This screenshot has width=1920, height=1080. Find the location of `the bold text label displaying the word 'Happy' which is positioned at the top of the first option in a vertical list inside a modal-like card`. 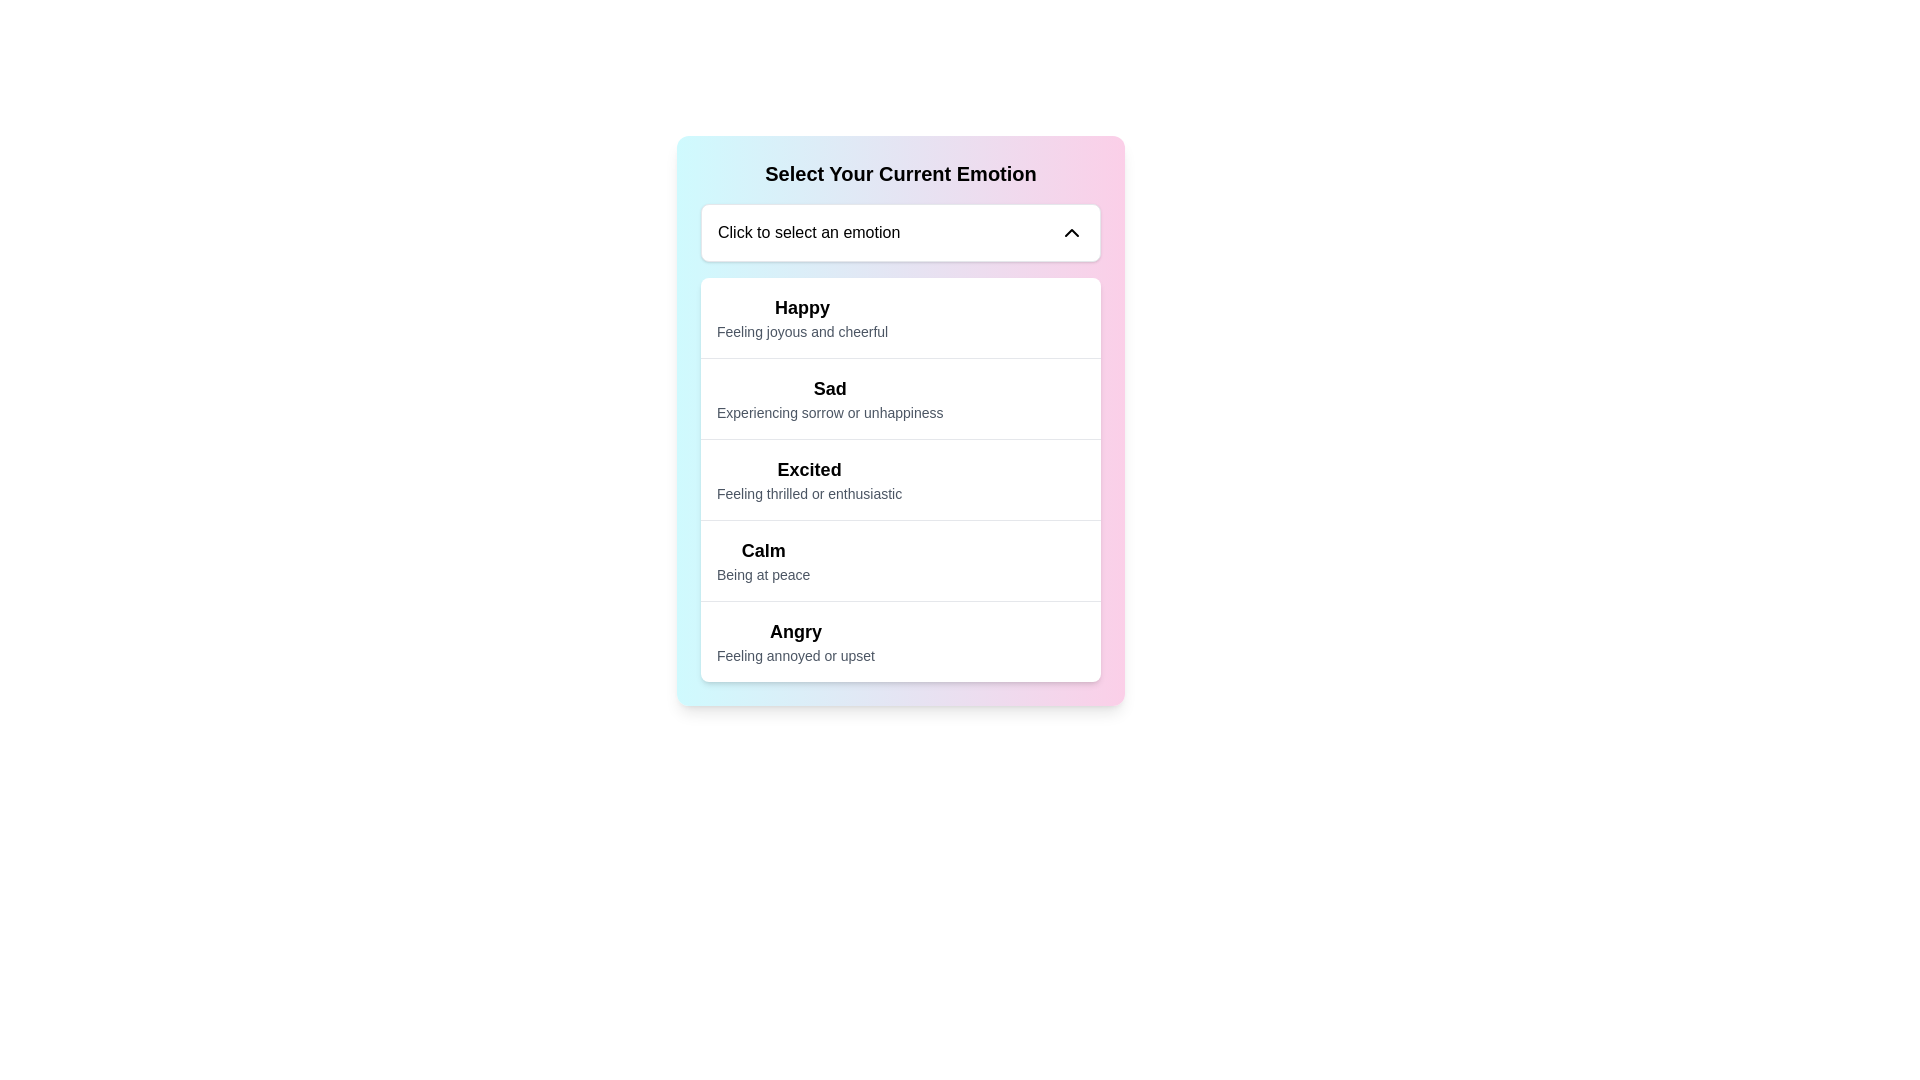

the bold text label displaying the word 'Happy' which is positioned at the top of the first option in a vertical list inside a modal-like card is located at coordinates (802, 308).